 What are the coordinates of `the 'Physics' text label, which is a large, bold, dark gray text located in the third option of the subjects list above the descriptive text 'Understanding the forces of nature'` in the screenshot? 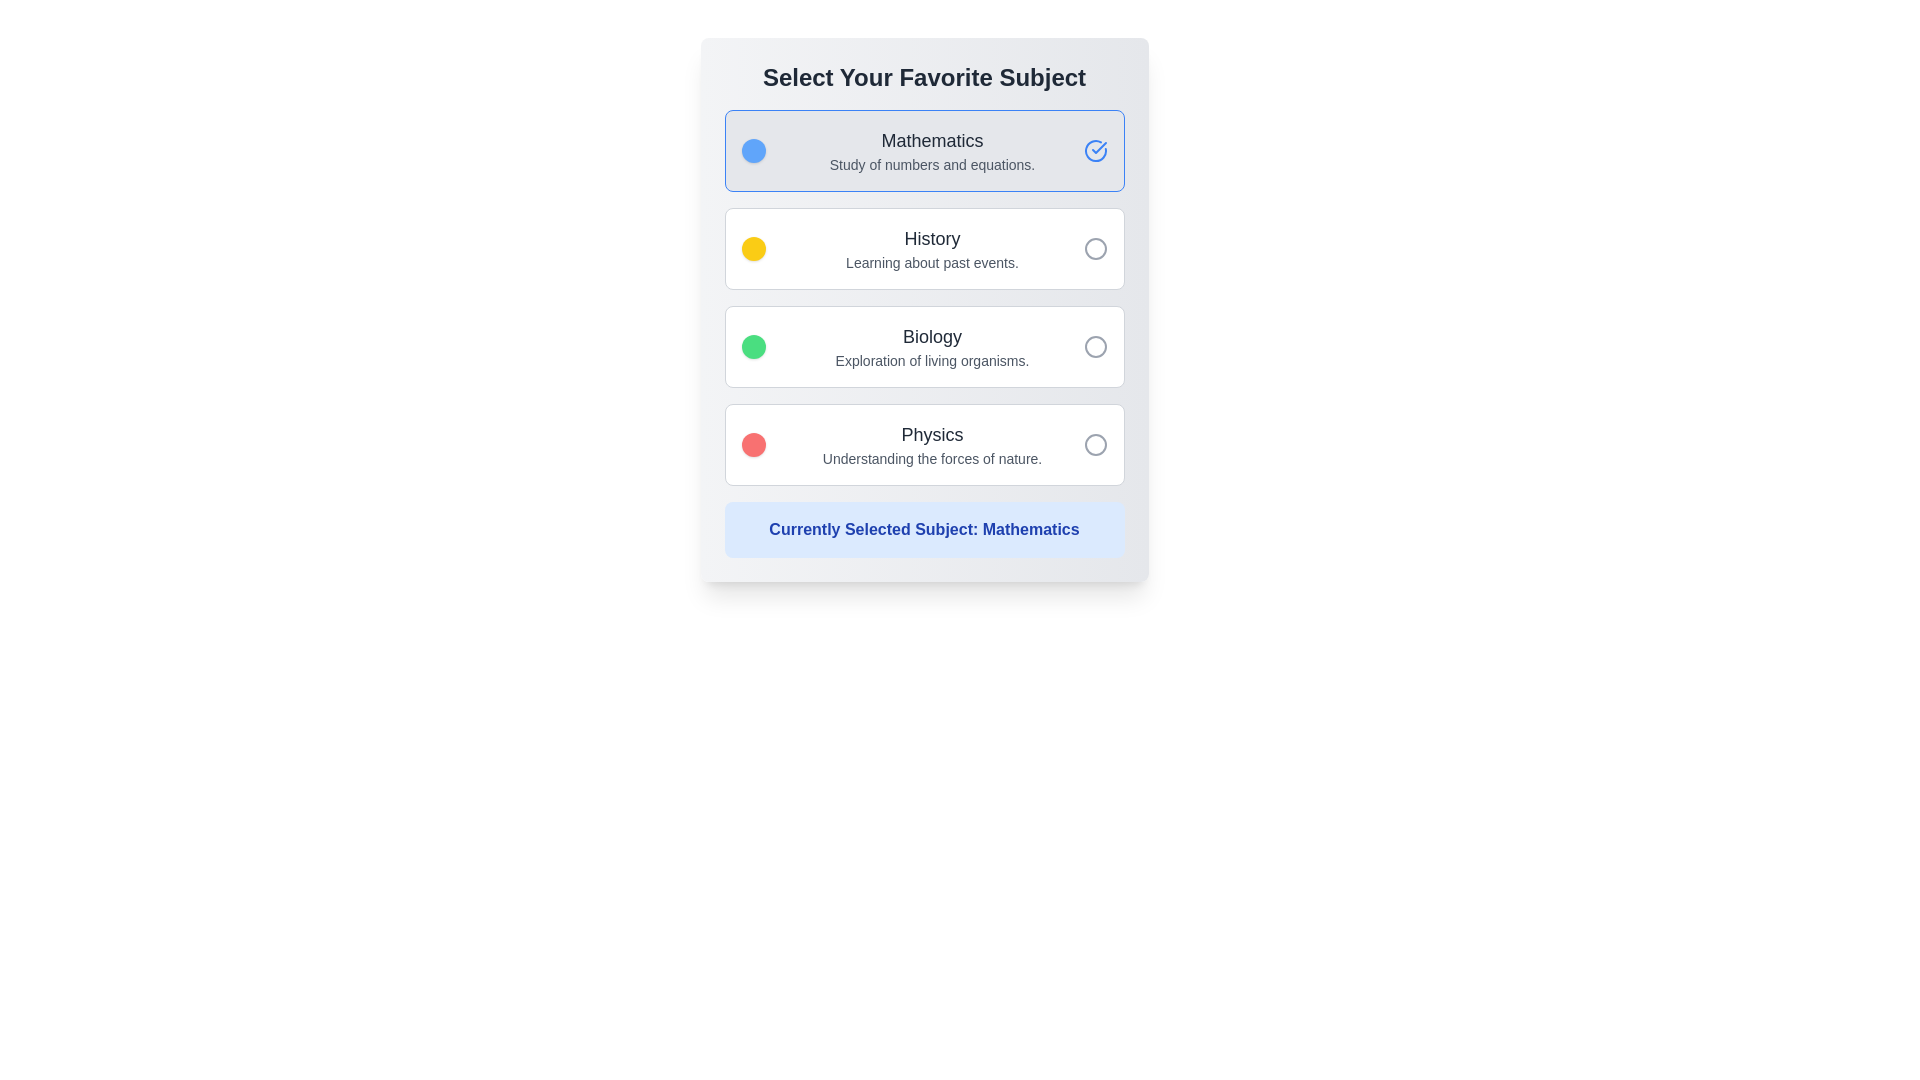 It's located at (931, 434).